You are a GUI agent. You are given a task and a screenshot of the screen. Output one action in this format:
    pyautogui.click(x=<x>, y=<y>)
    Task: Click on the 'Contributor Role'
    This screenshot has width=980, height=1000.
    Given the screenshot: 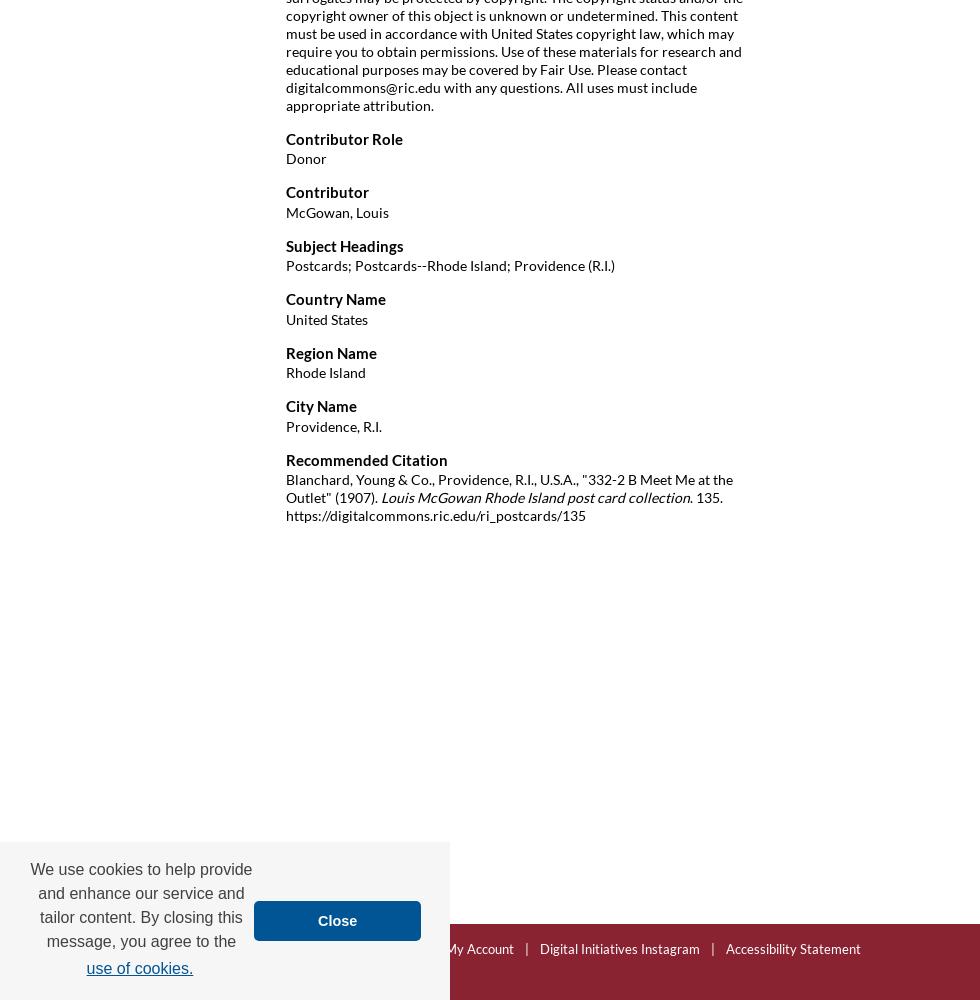 What is the action you would take?
    pyautogui.click(x=344, y=138)
    